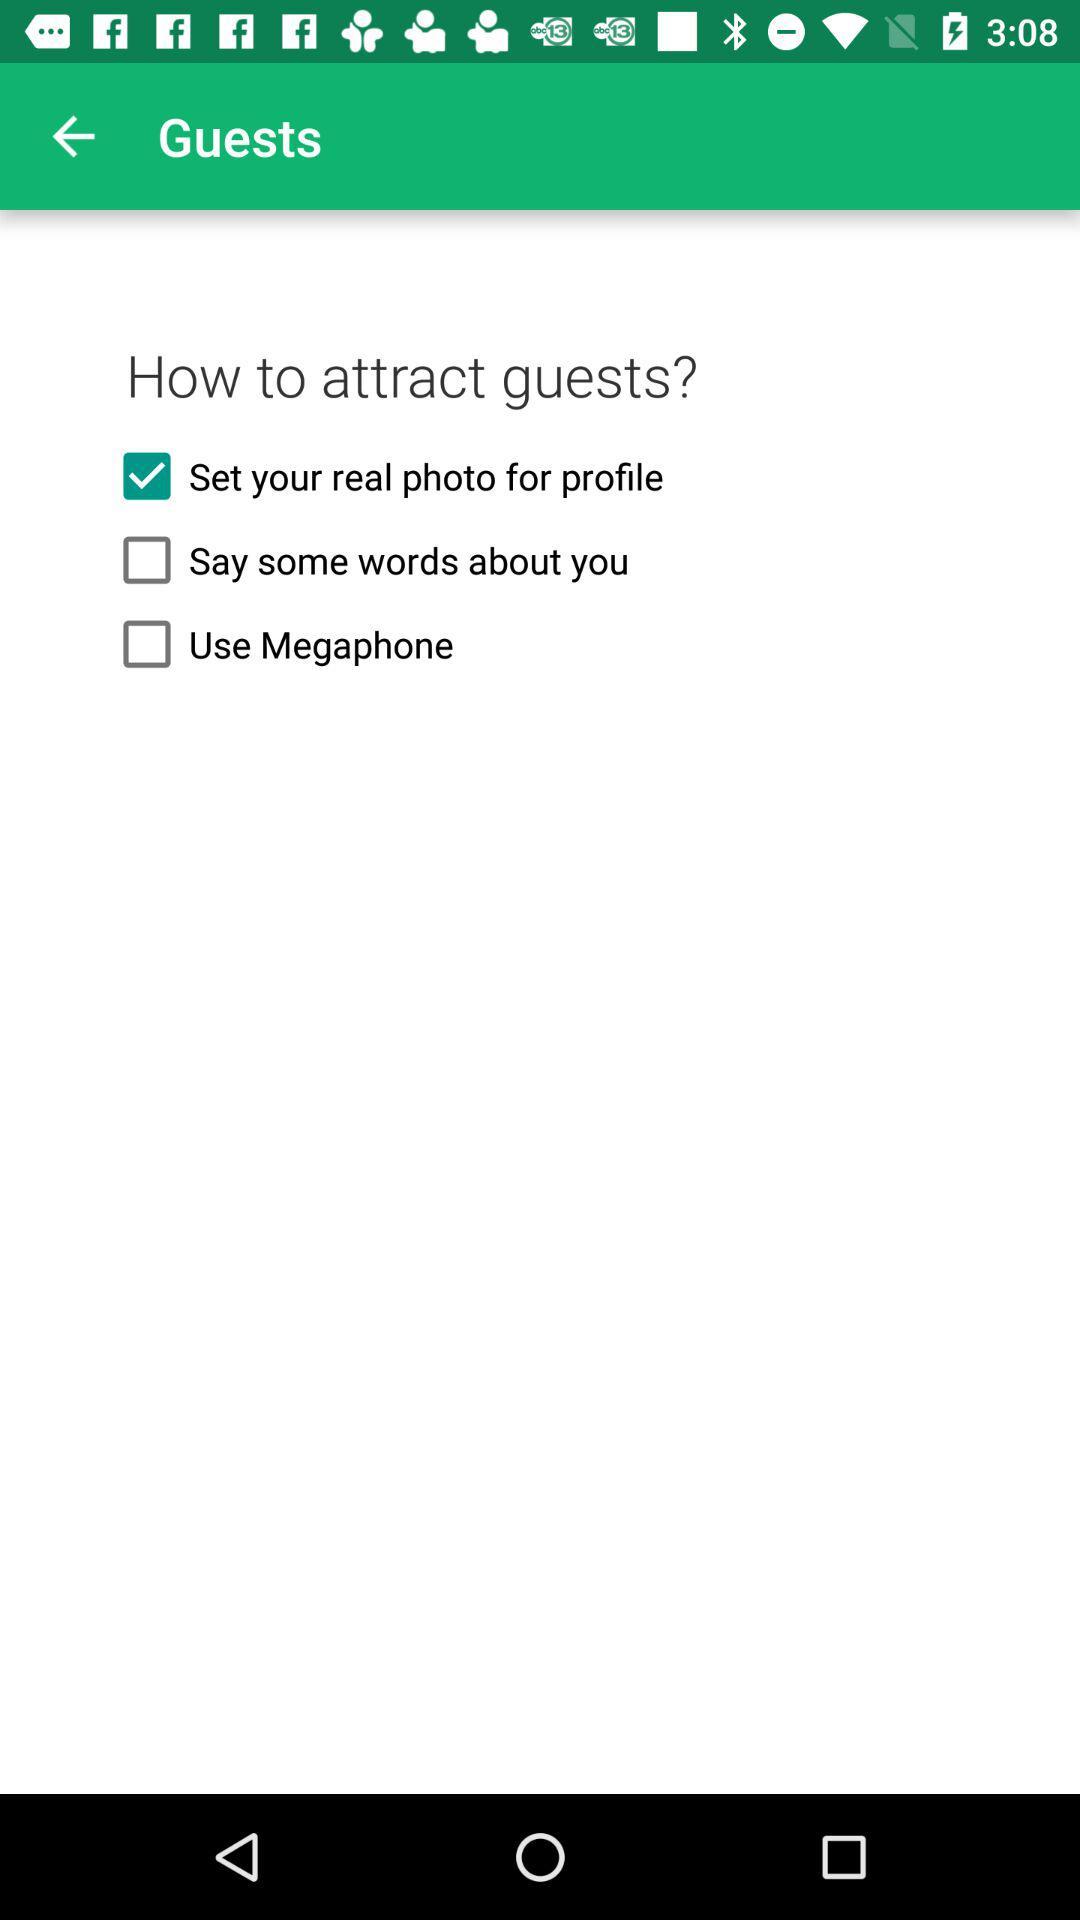 The image size is (1080, 1920). Describe the element at coordinates (540, 475) in the screenshot. I see `icon above say some words` at that location.